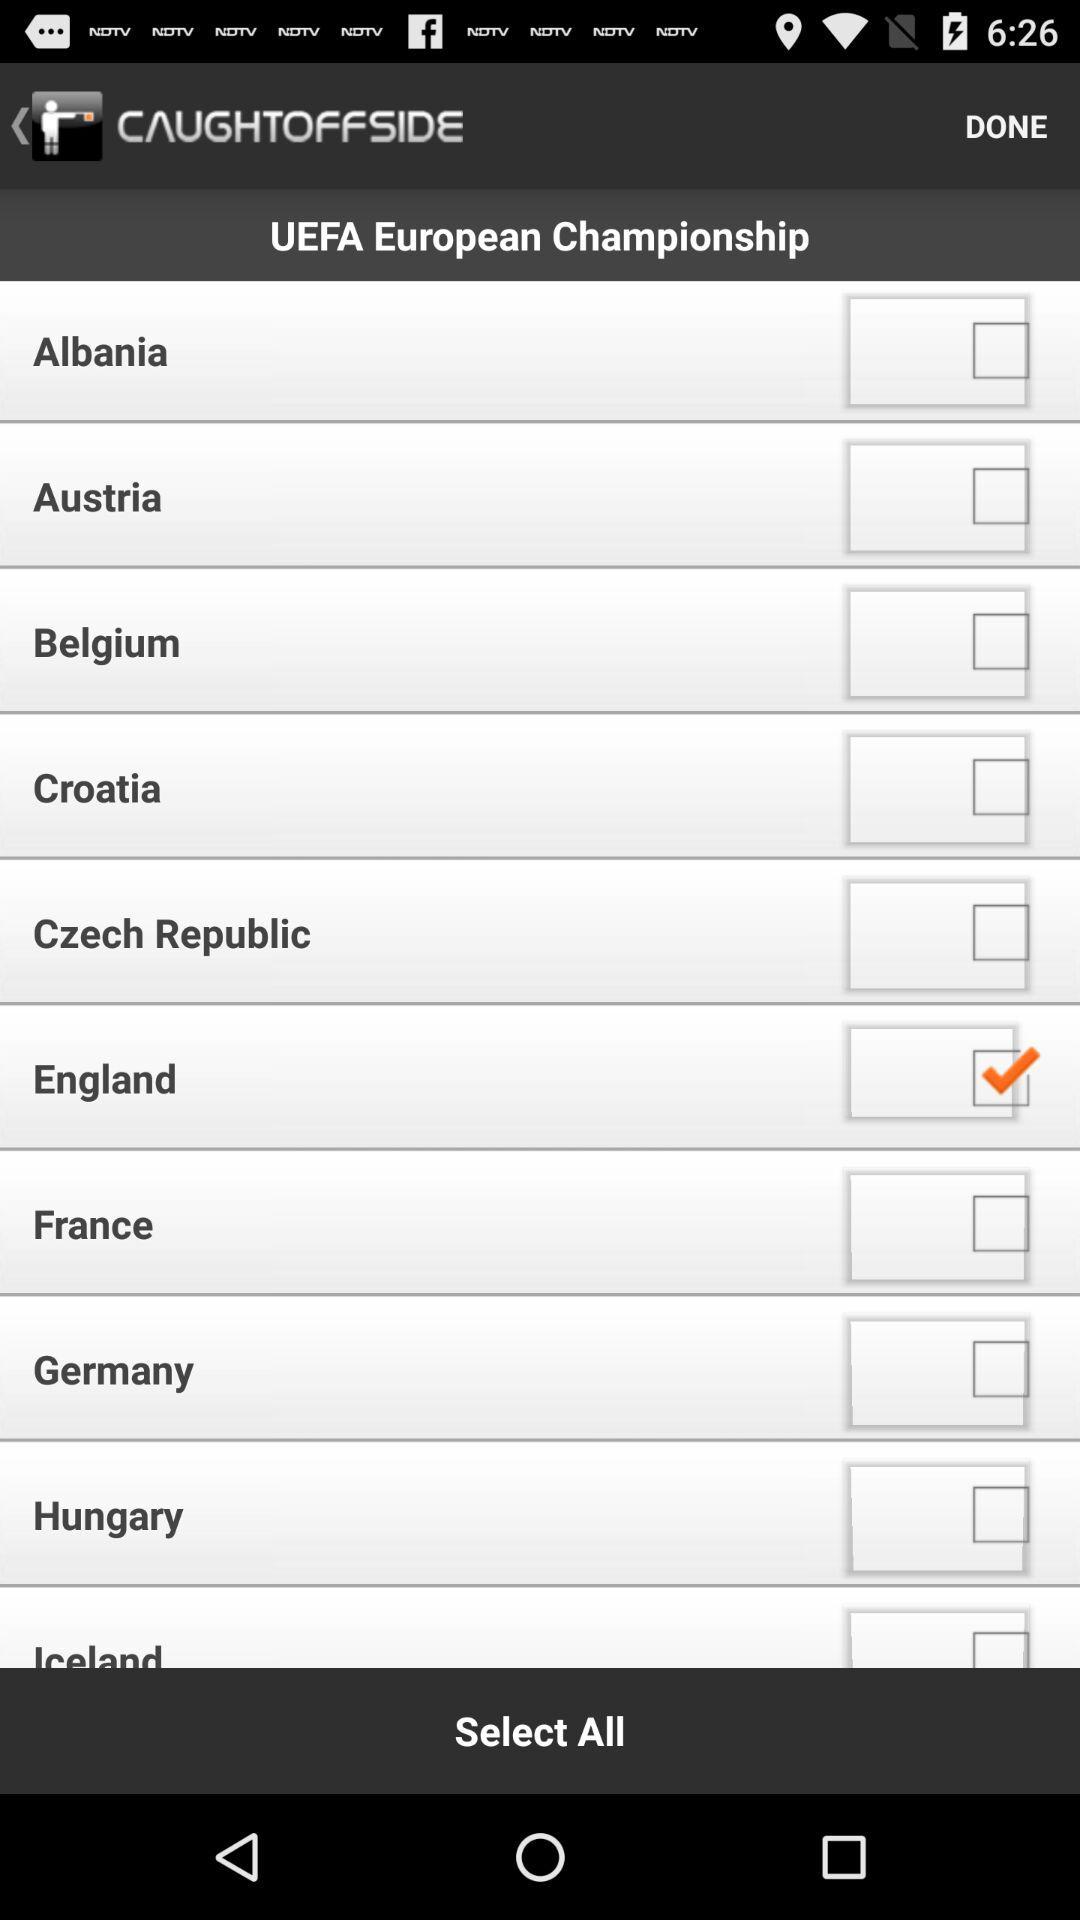 The width and height of the screenshot is (1080, 1920). Describe the element at coordinates (409, 1514) in the screenshot. I see `the hungary icon` at that location.